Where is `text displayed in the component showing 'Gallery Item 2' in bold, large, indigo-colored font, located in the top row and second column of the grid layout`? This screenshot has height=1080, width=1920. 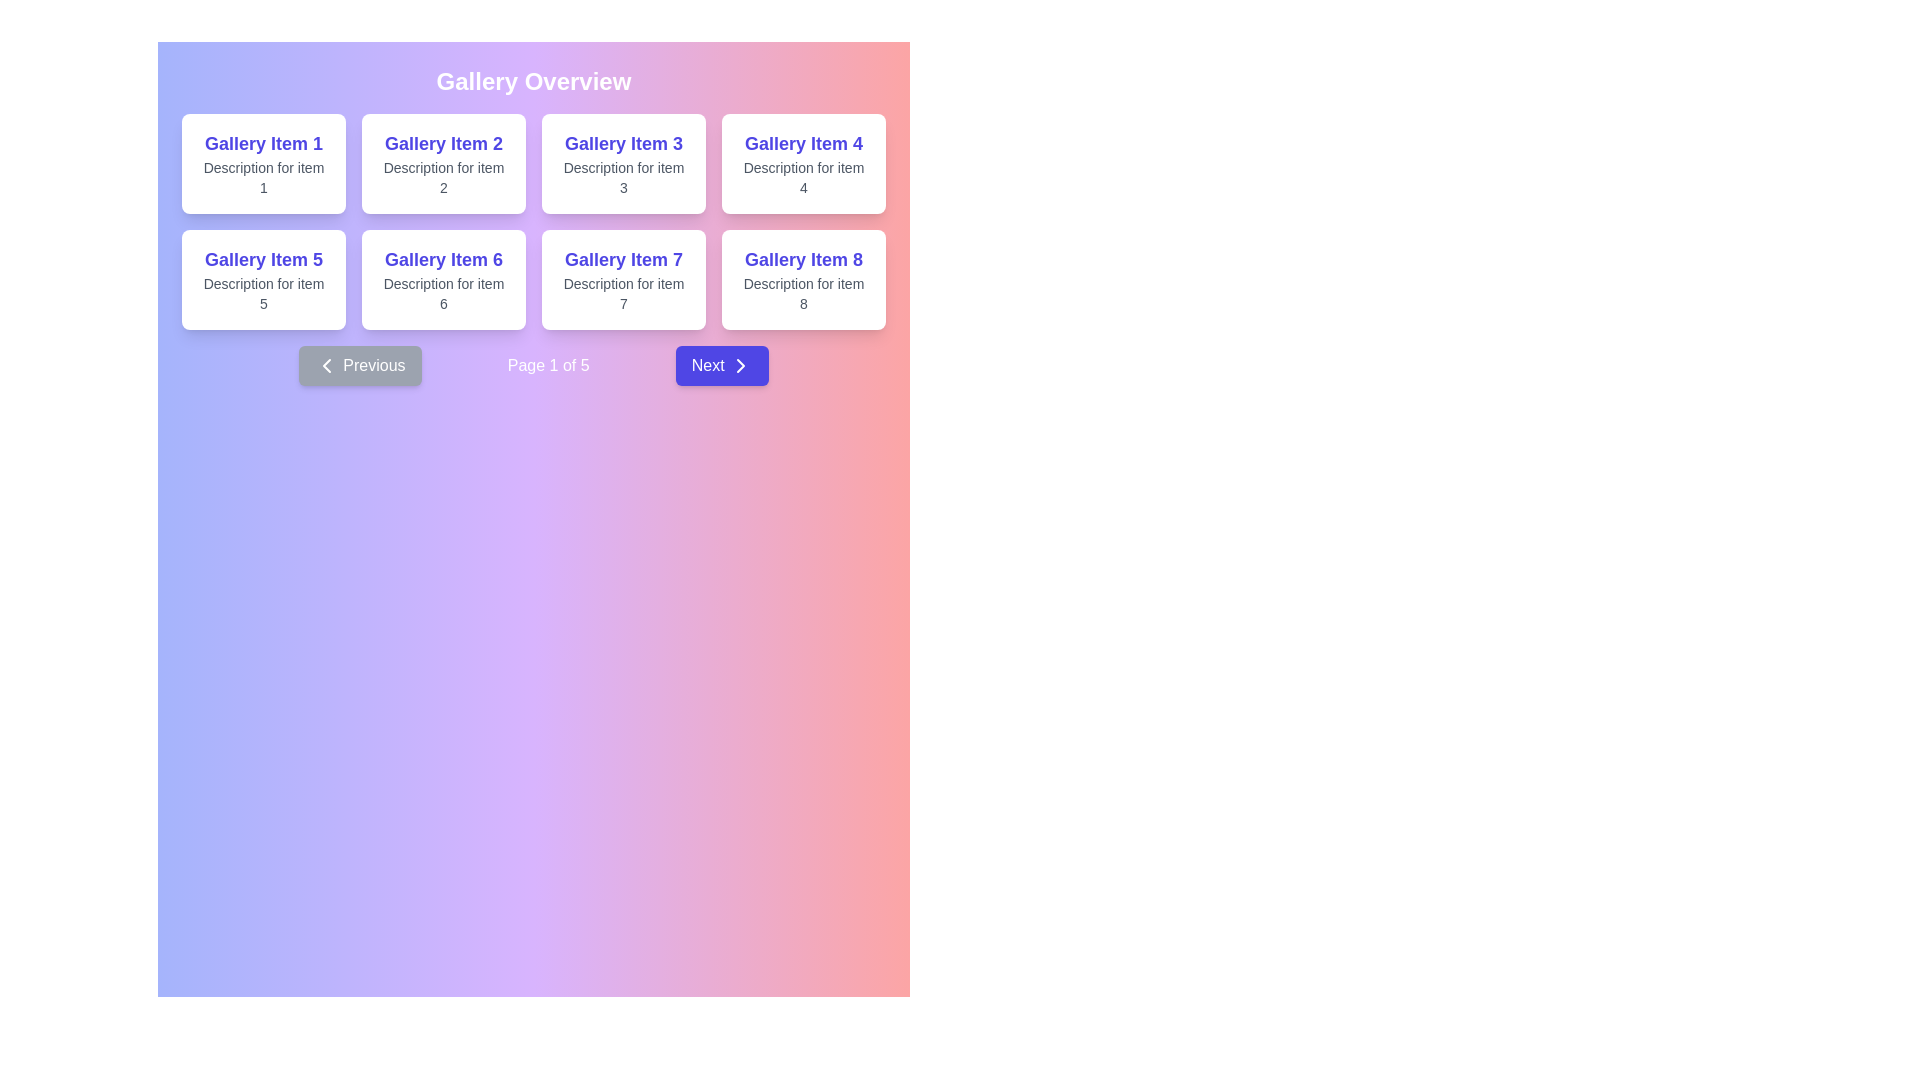
text displayed in the component showing 'Gallery Item 2' in bold, large, indigo-colored font, located in the top row and second column of the grid layout is located at coordinates (443, 142).